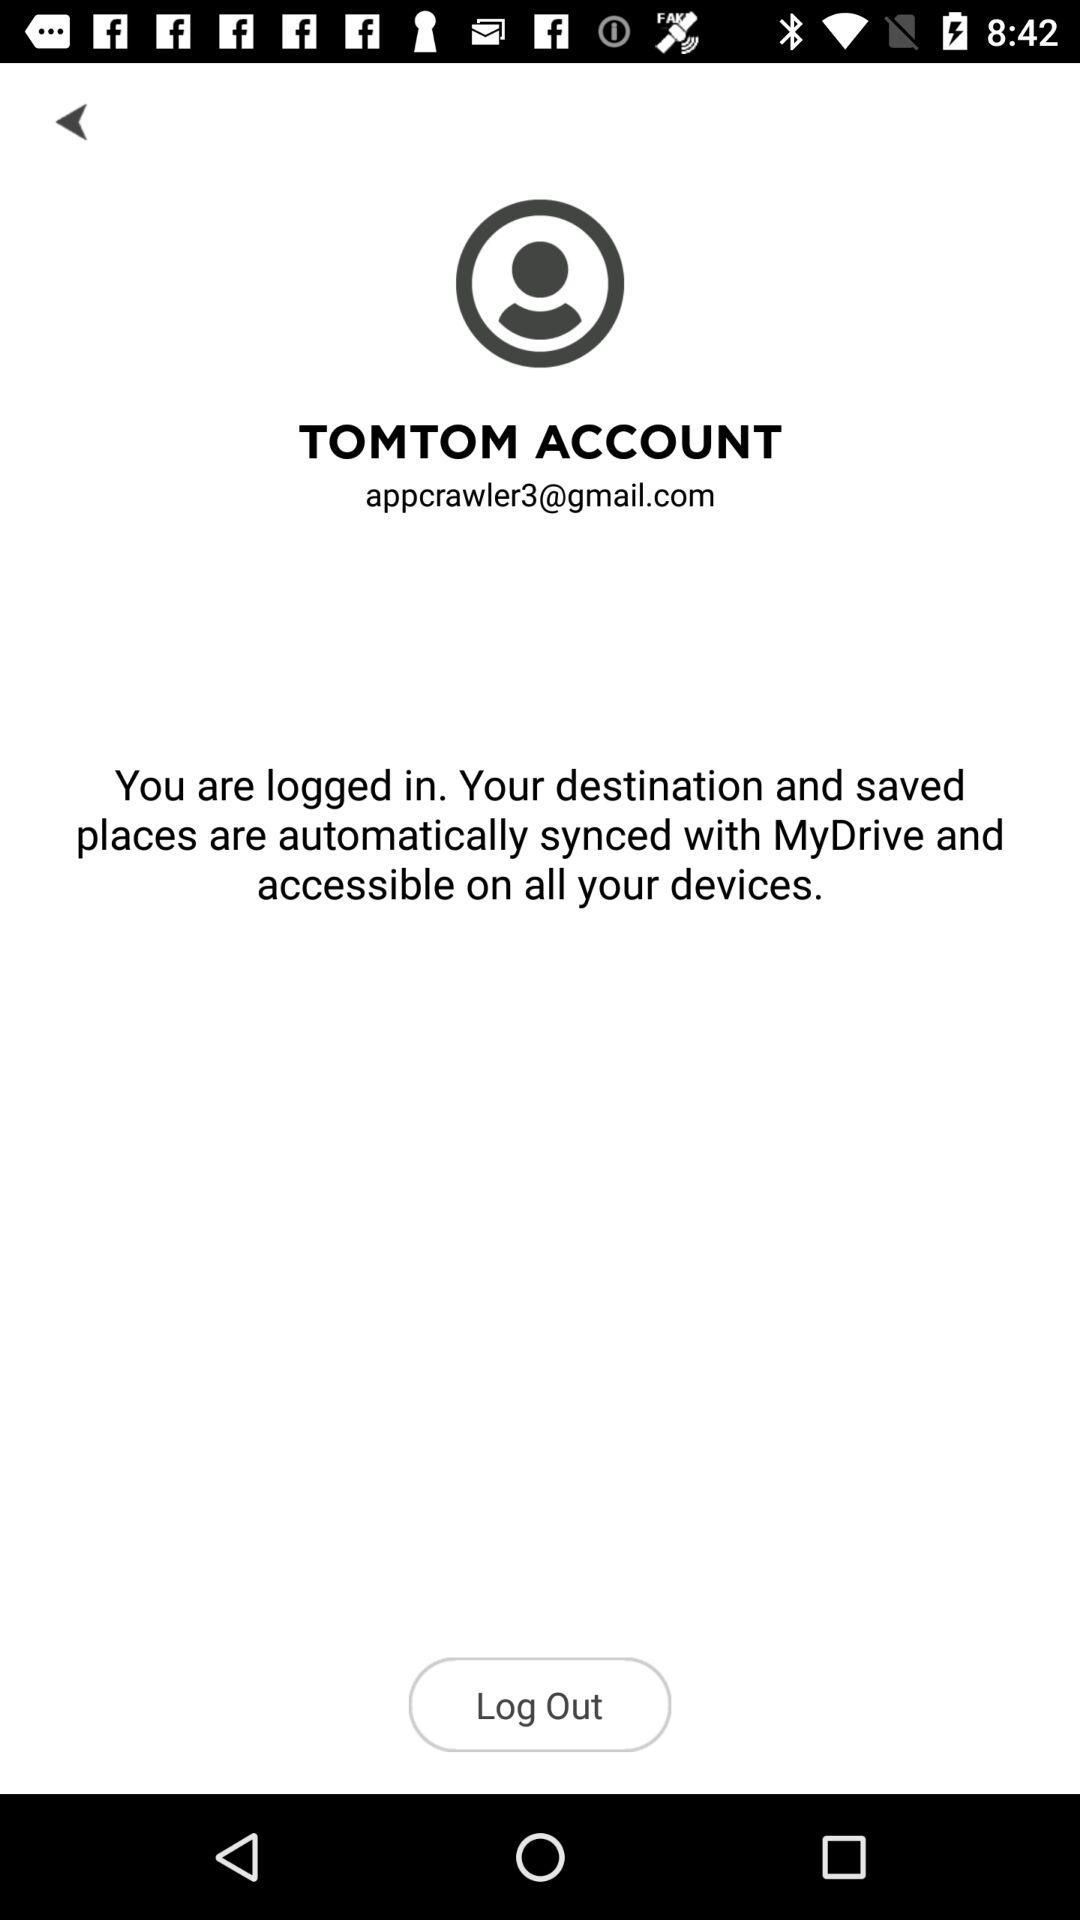 The width and height of the screenshot is (1080, 1920). Describe the element at coordinates (72, 119) in the screenshot. I see `go back` at that location.